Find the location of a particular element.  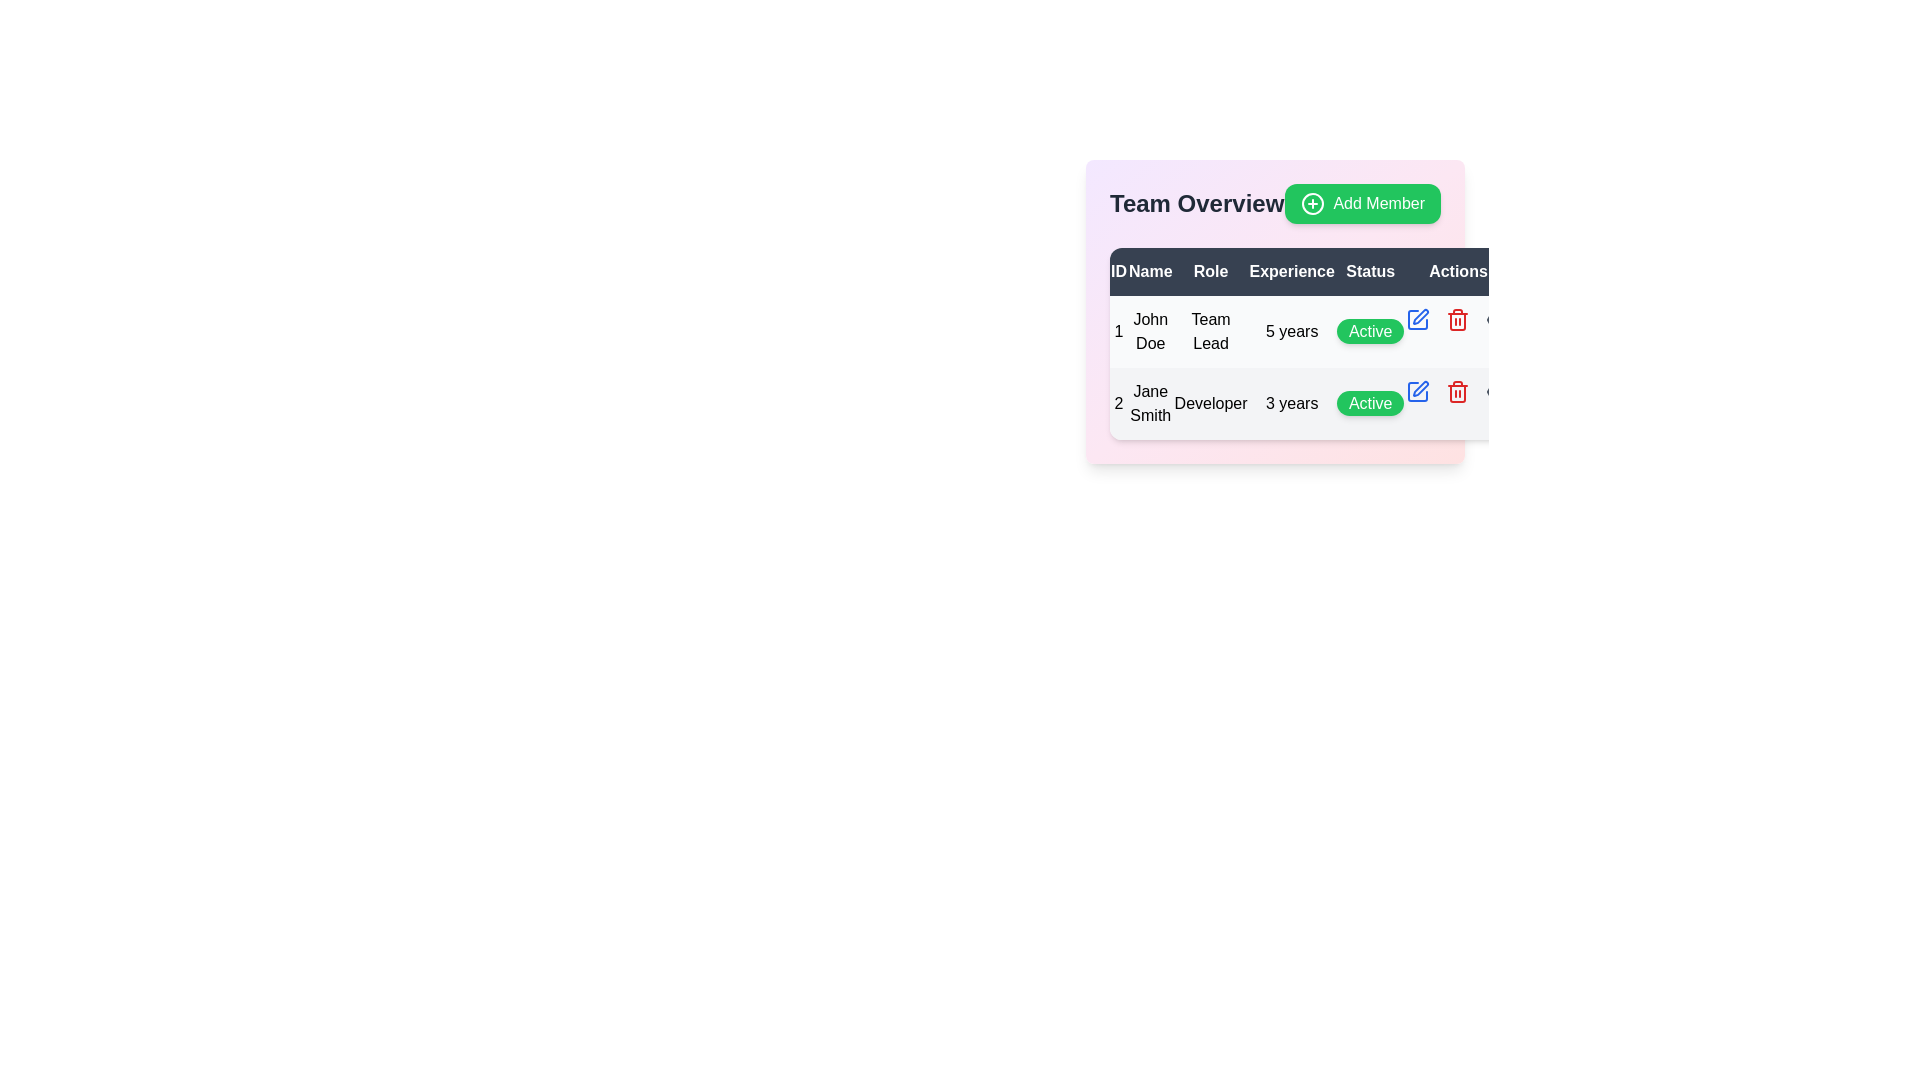

the text label representing the unique identifier for the row entry corresponding to the user 'John Doe', which is the first entry in the 'ID' column of a table is located at coordinates (1117, 330).